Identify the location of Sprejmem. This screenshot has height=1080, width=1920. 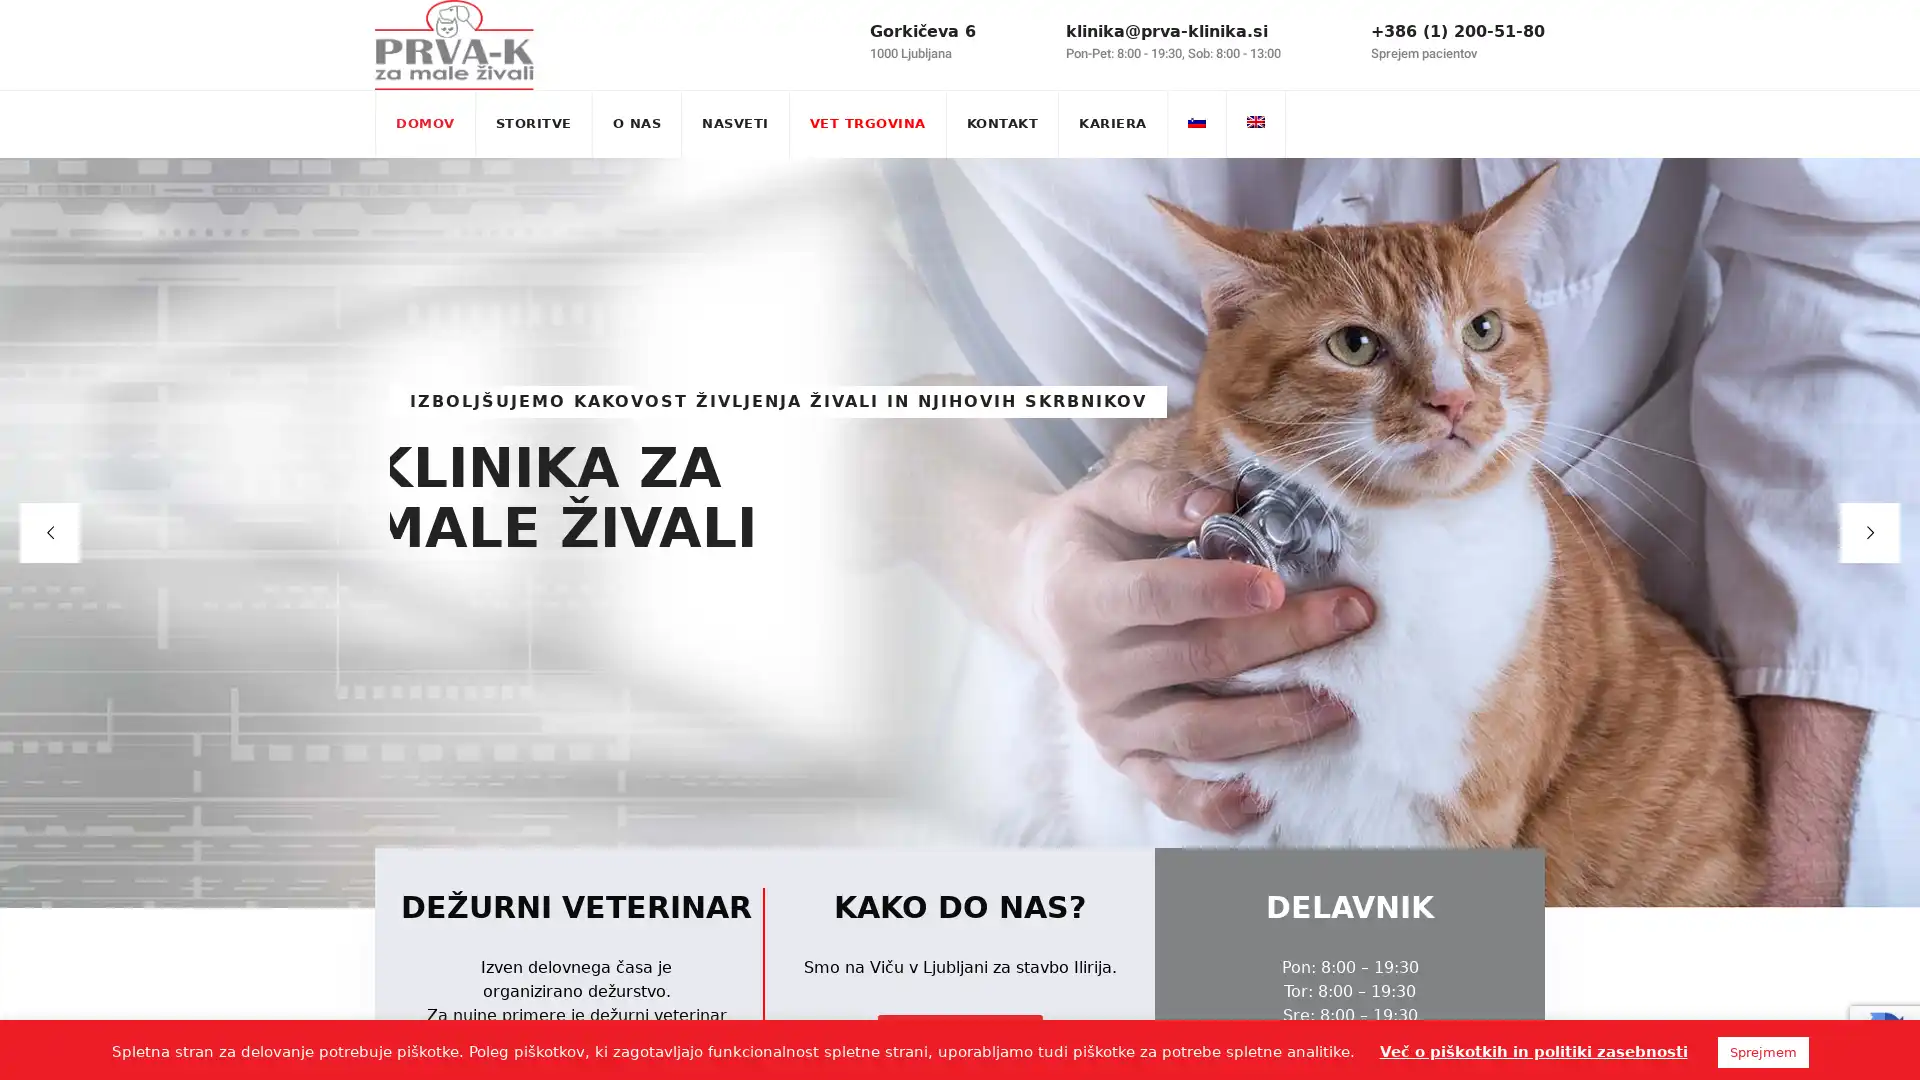
(1762, 1051).